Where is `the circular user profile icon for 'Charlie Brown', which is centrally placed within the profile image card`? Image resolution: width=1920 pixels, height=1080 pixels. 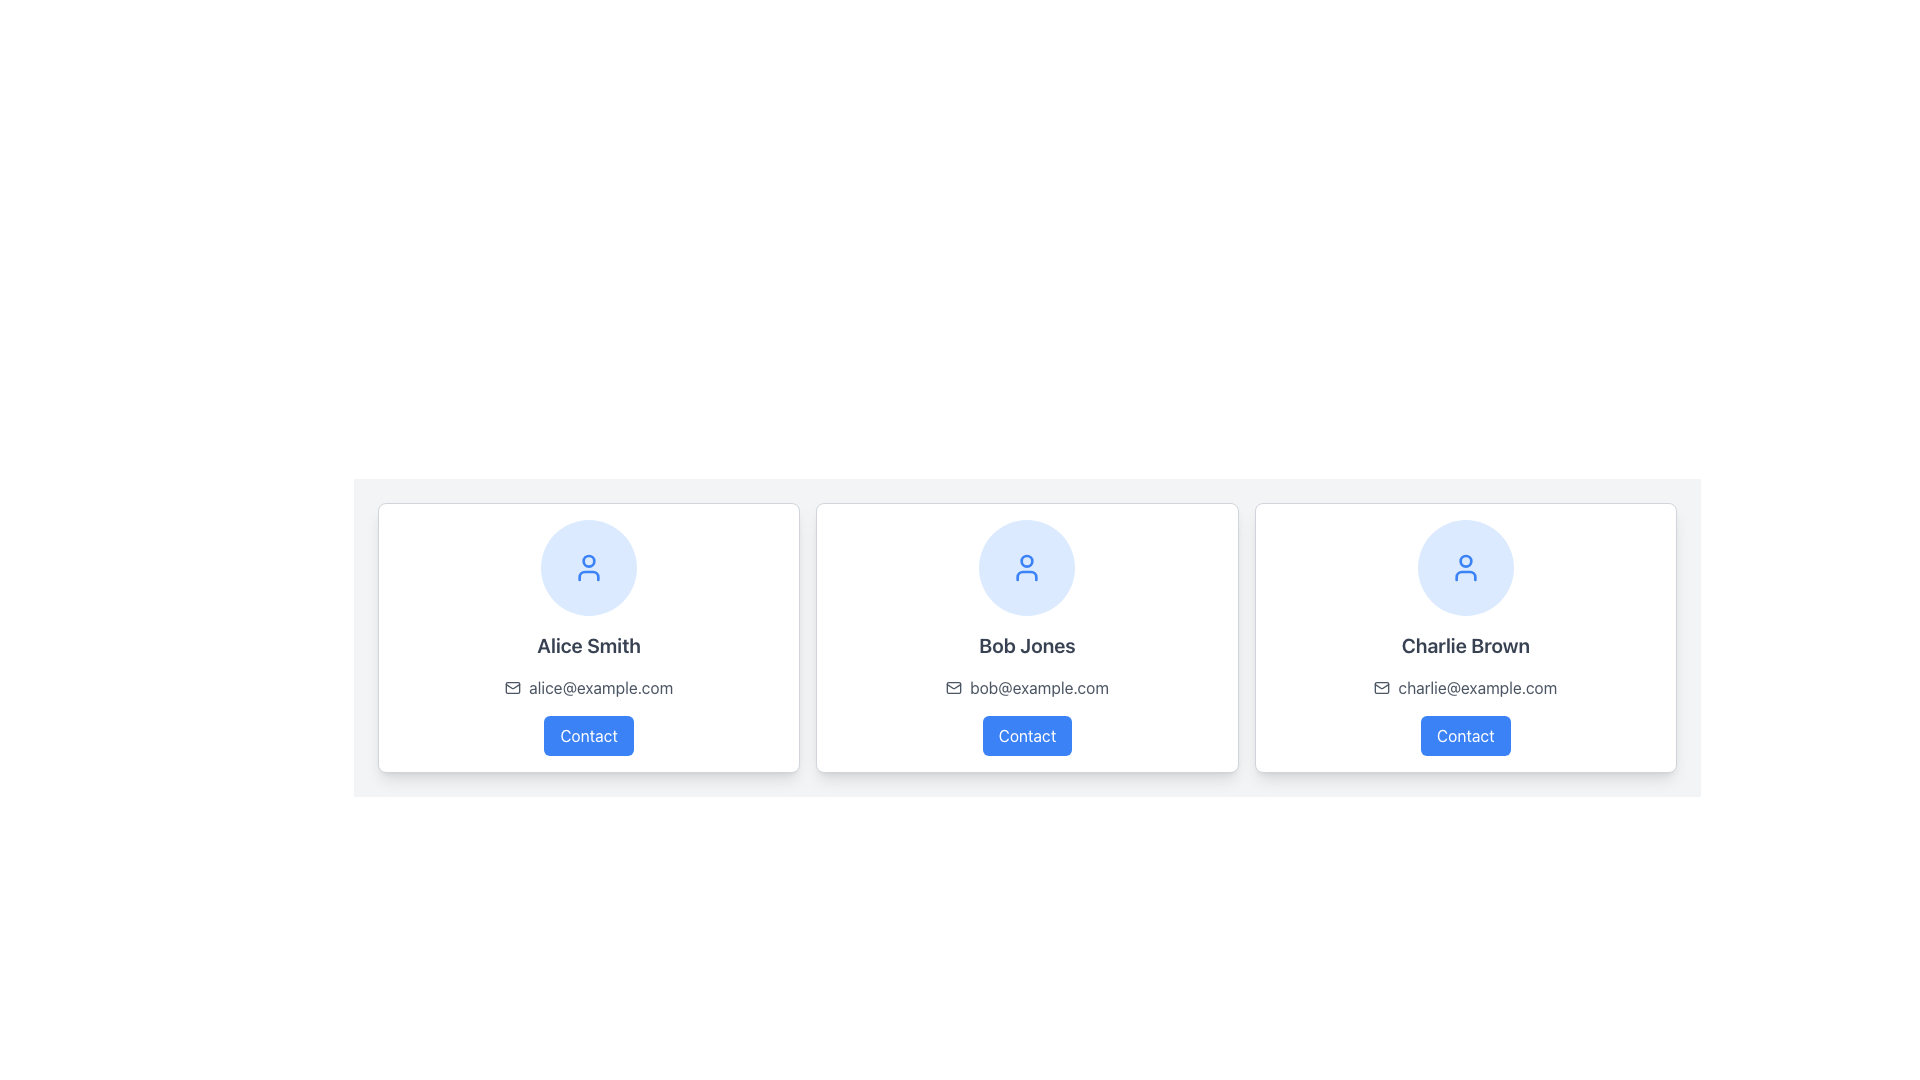 the circular user profile icon for 'Charlie Brown', which is centrally placed within the profile image card is located at coordinates (1465, 561).